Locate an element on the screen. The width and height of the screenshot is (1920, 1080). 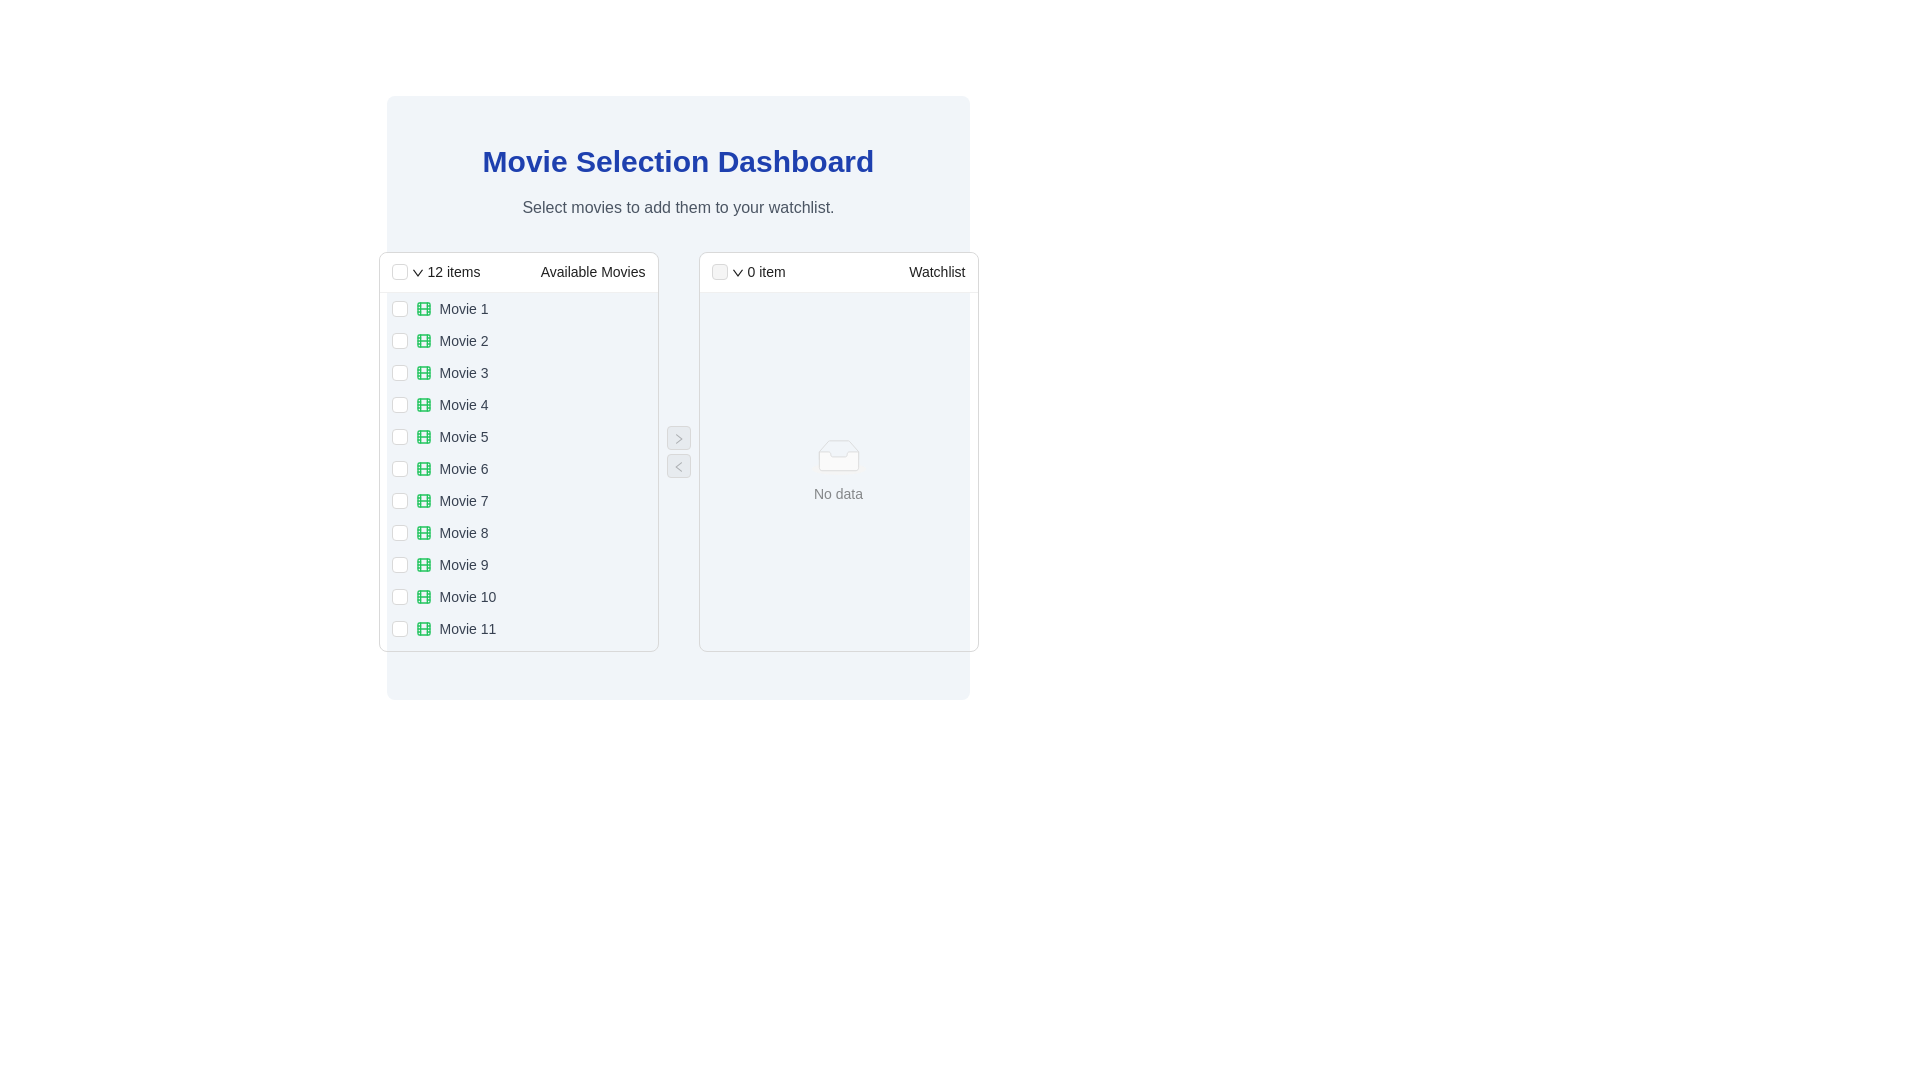
the decorative graphic component with a green border and white background that represents a film strip, located in the 'Movie 11' row of the Available Movies list in the left panel of the dashboard is located at coordinates (422, 627).